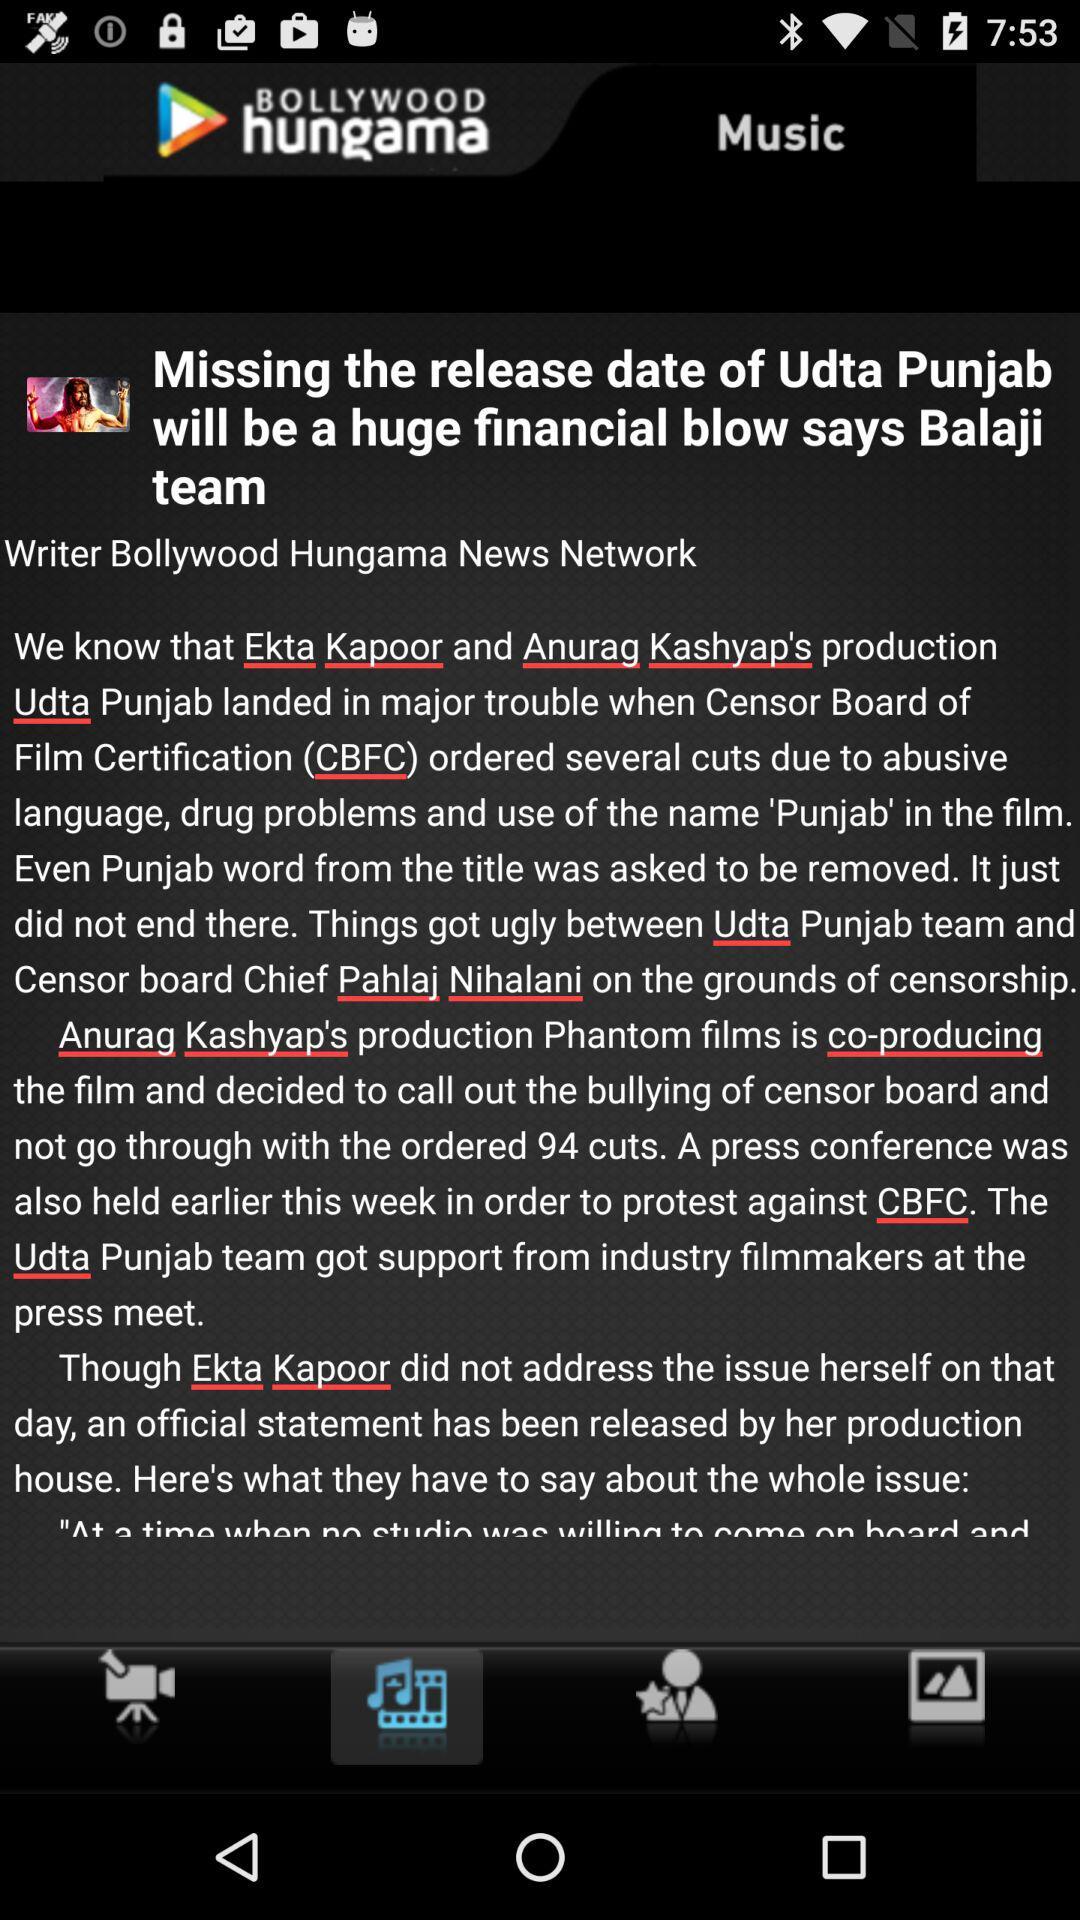 The width and height of the screenshot is (1080, 1920). What do you see at coordinates (945, 1698) in the screenshot?
I see `the icon at the bottom right corner` at bounding box center [945, 1698].